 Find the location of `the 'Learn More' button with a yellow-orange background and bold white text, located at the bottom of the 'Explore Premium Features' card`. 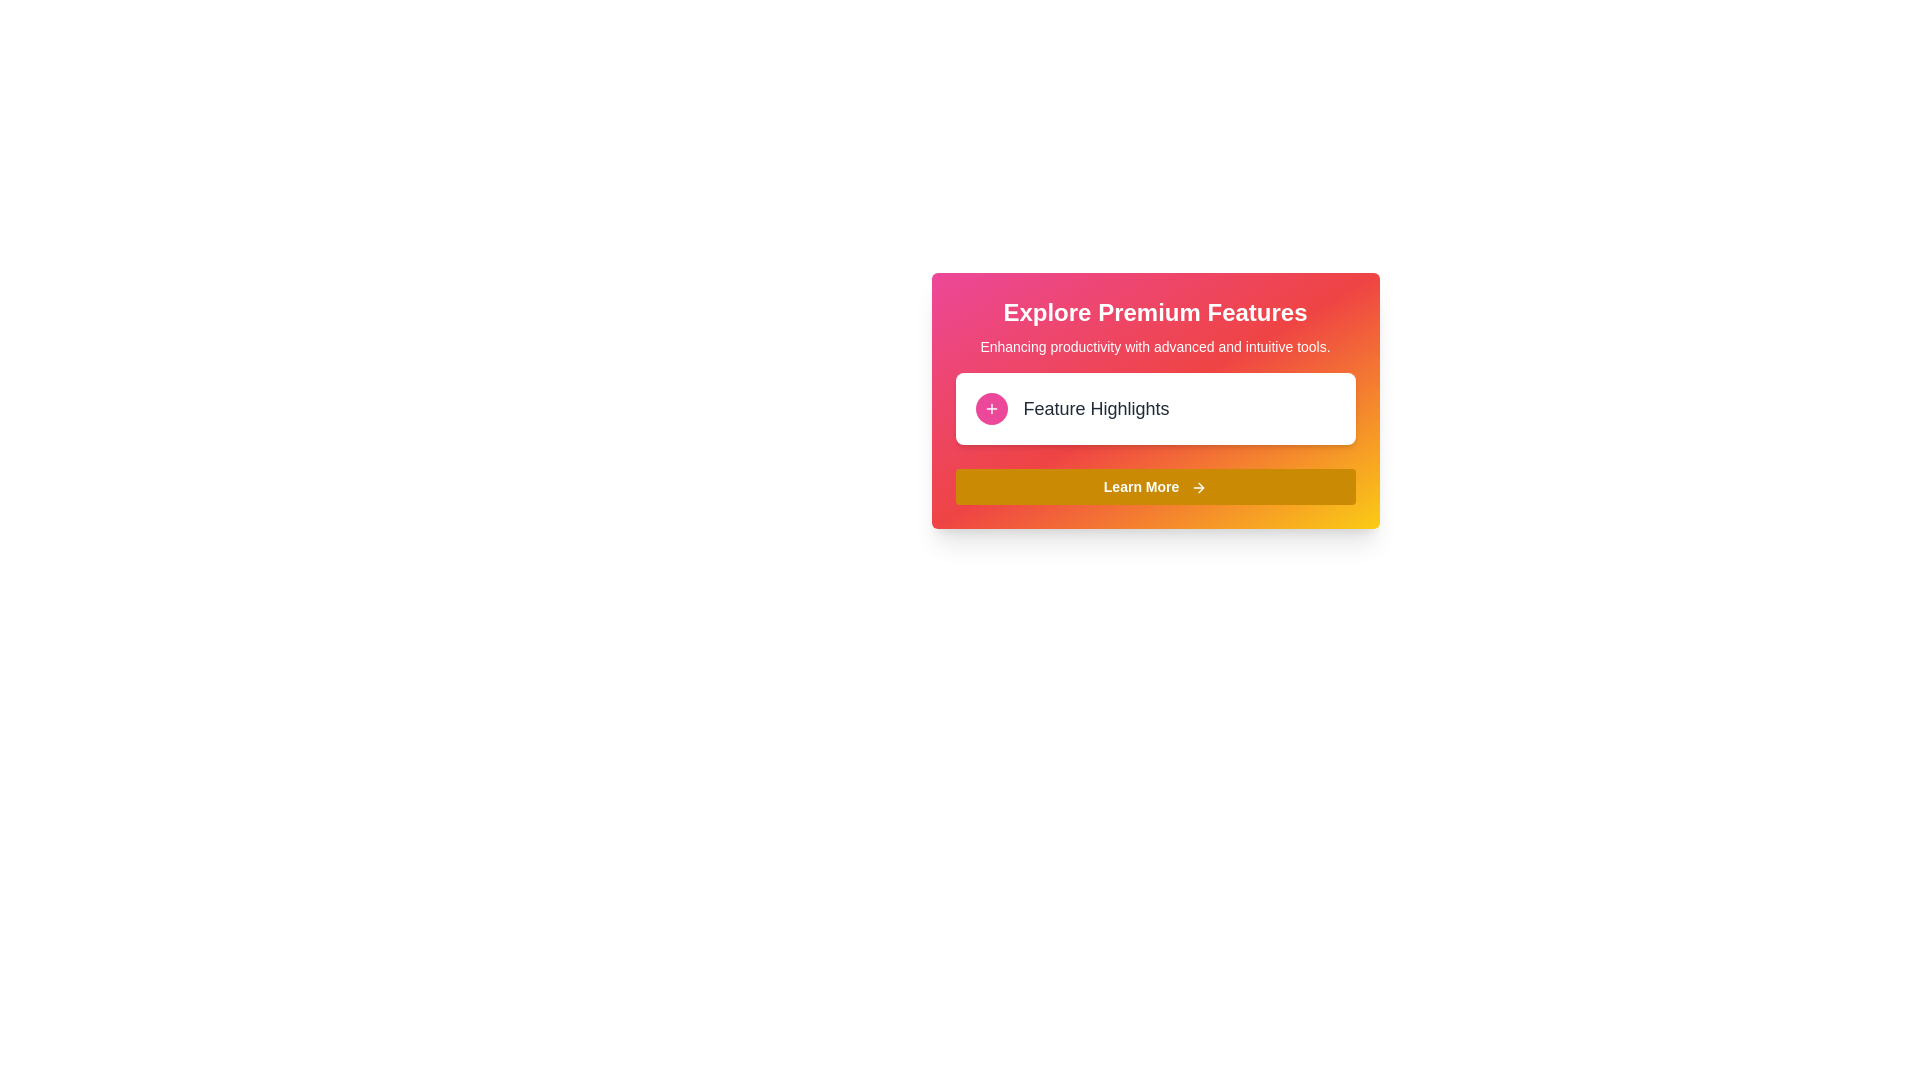

the 'Learn More' button with a yellow-orange background and bold white text, located at the bottom of the 'Explore Premium Features' card is located at coordinates (1155, 486).